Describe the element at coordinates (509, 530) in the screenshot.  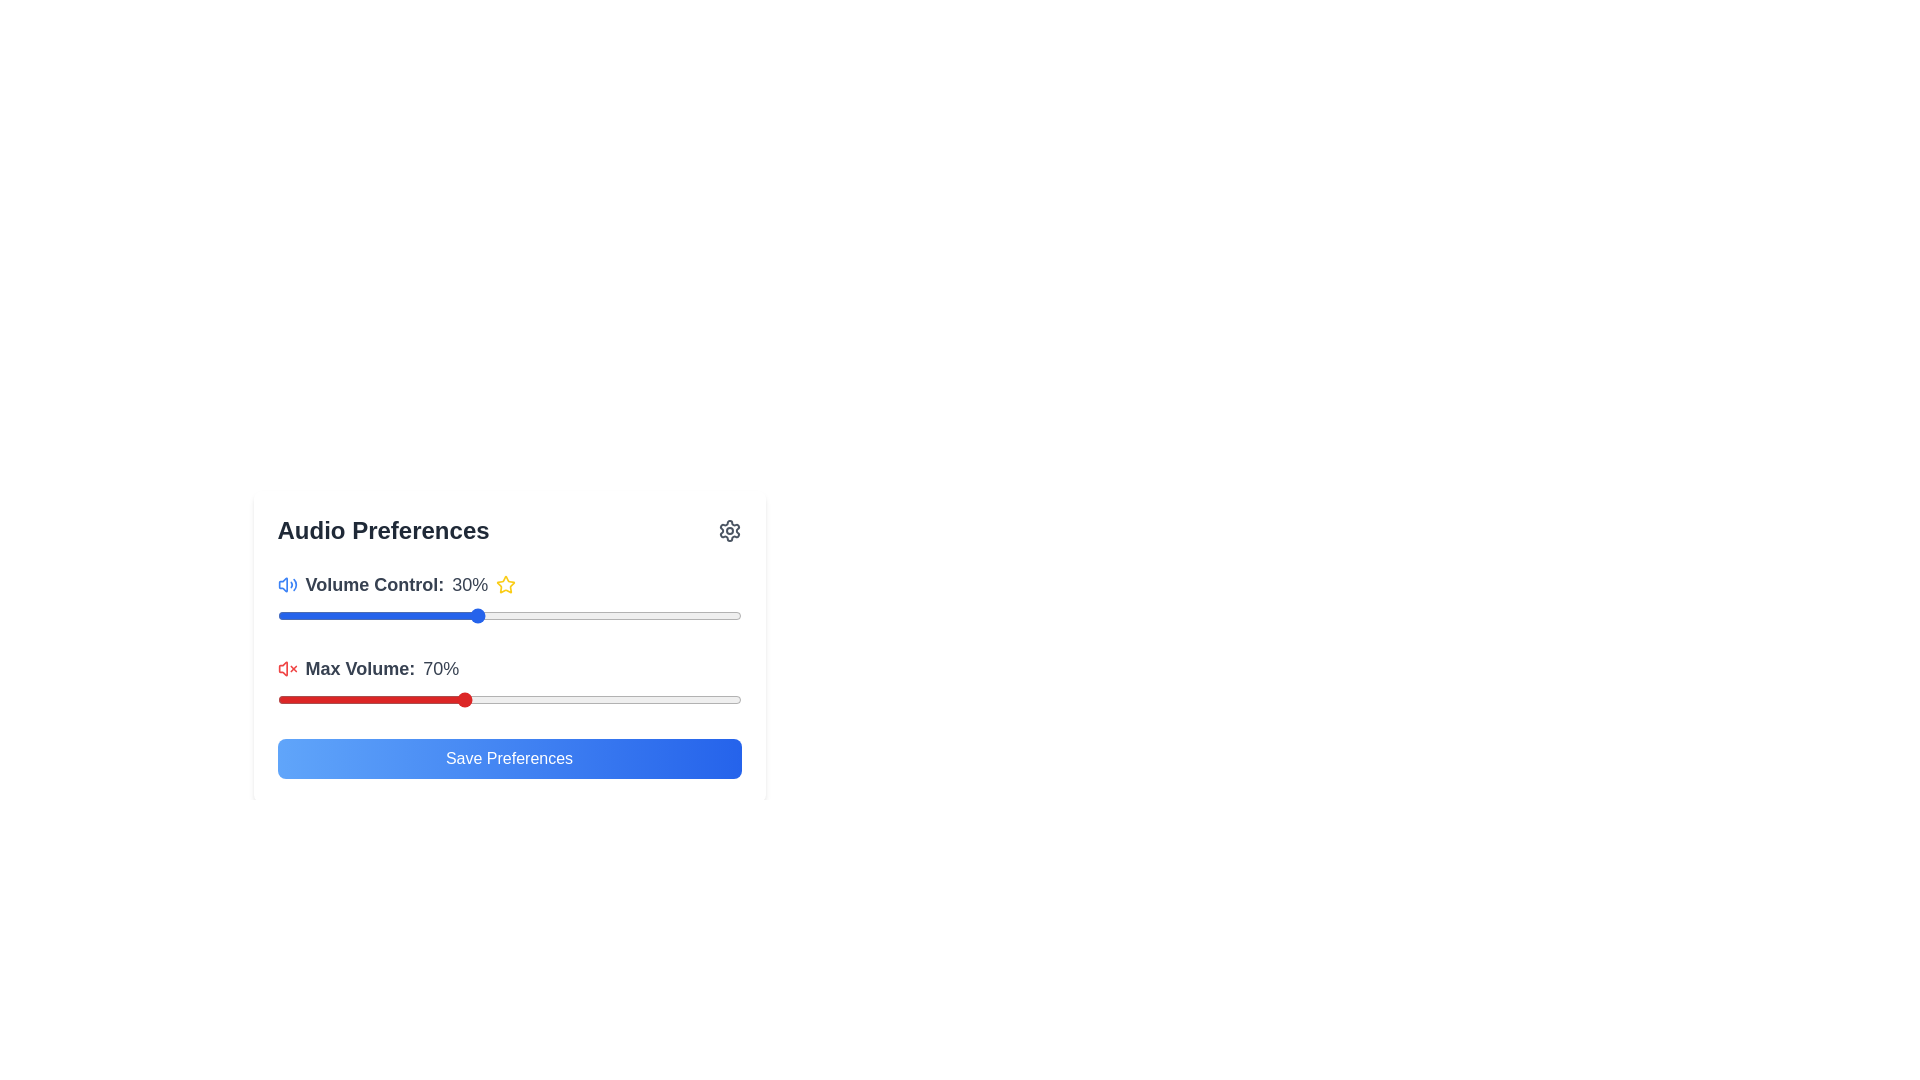
I see `the 'Audio Preferences' title` at that location.